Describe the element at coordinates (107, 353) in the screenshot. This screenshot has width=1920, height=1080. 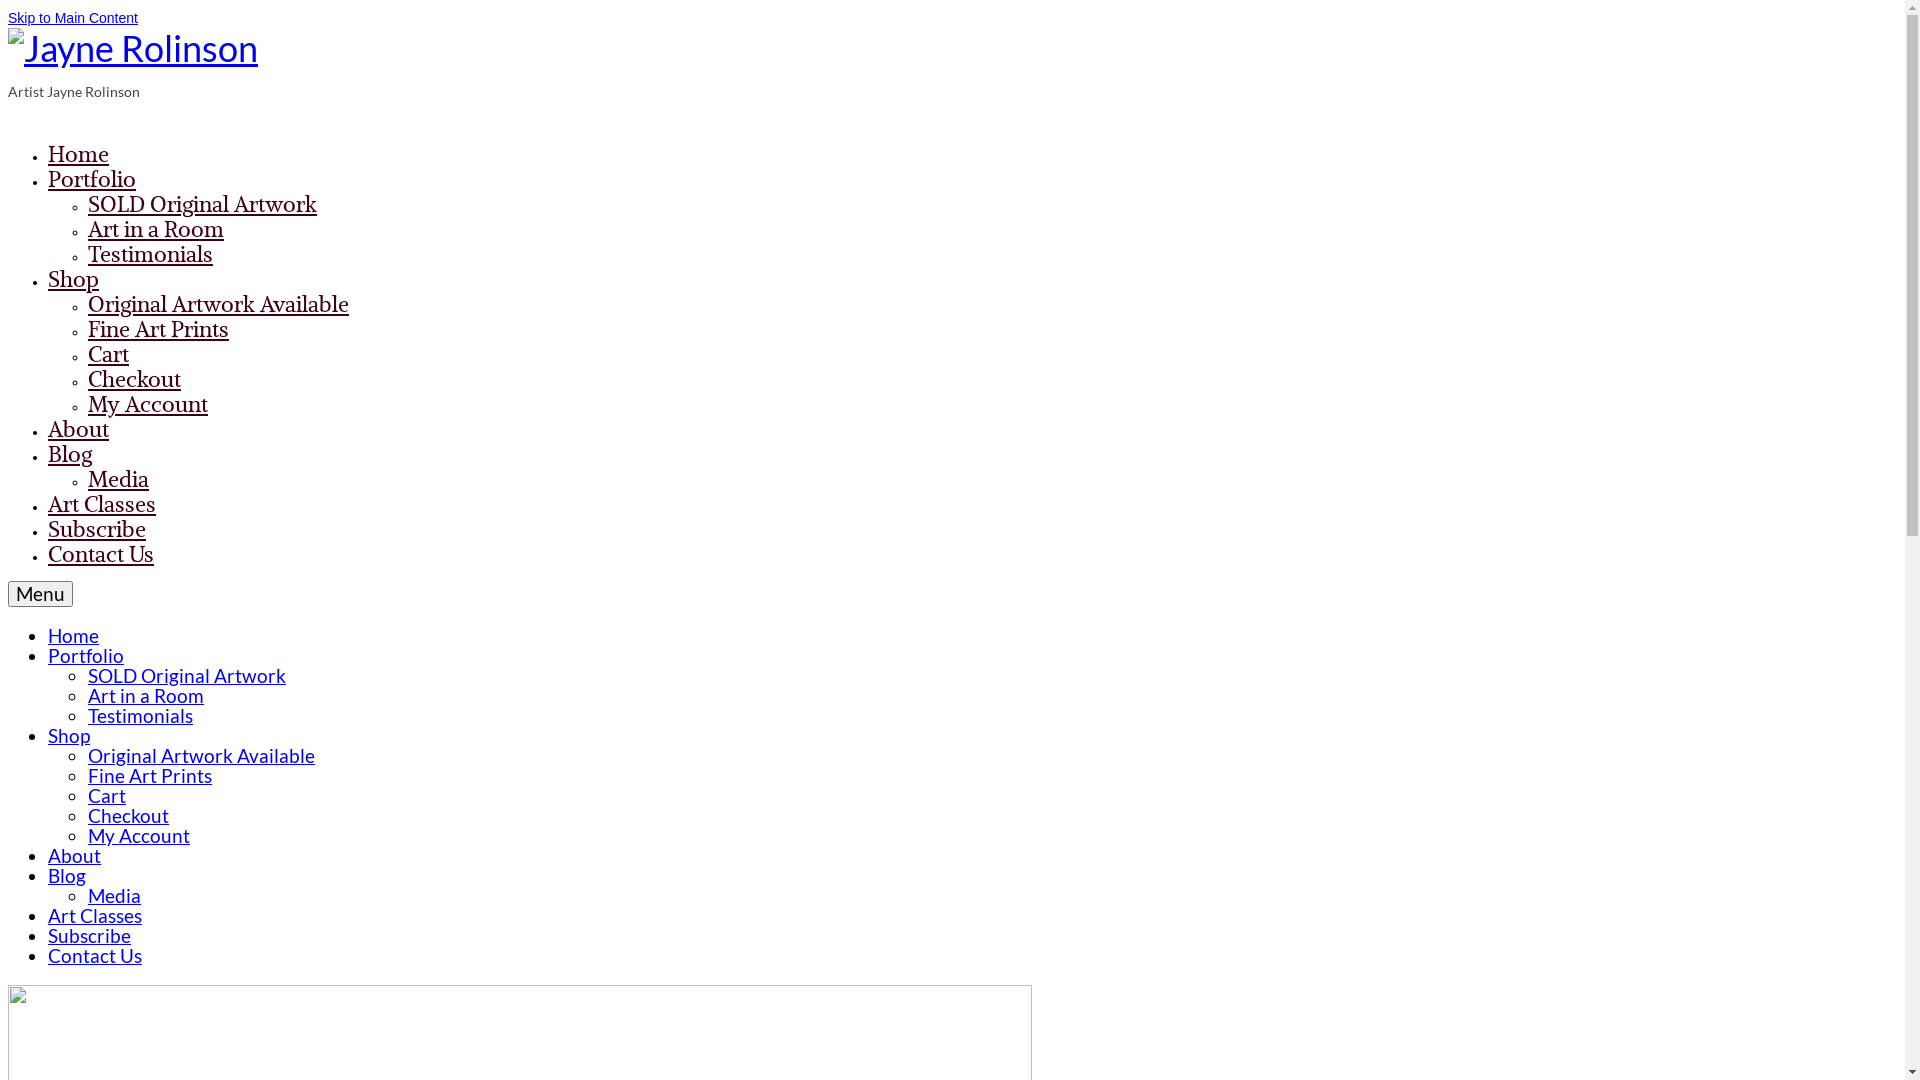
I see `'Cart'` at that location.